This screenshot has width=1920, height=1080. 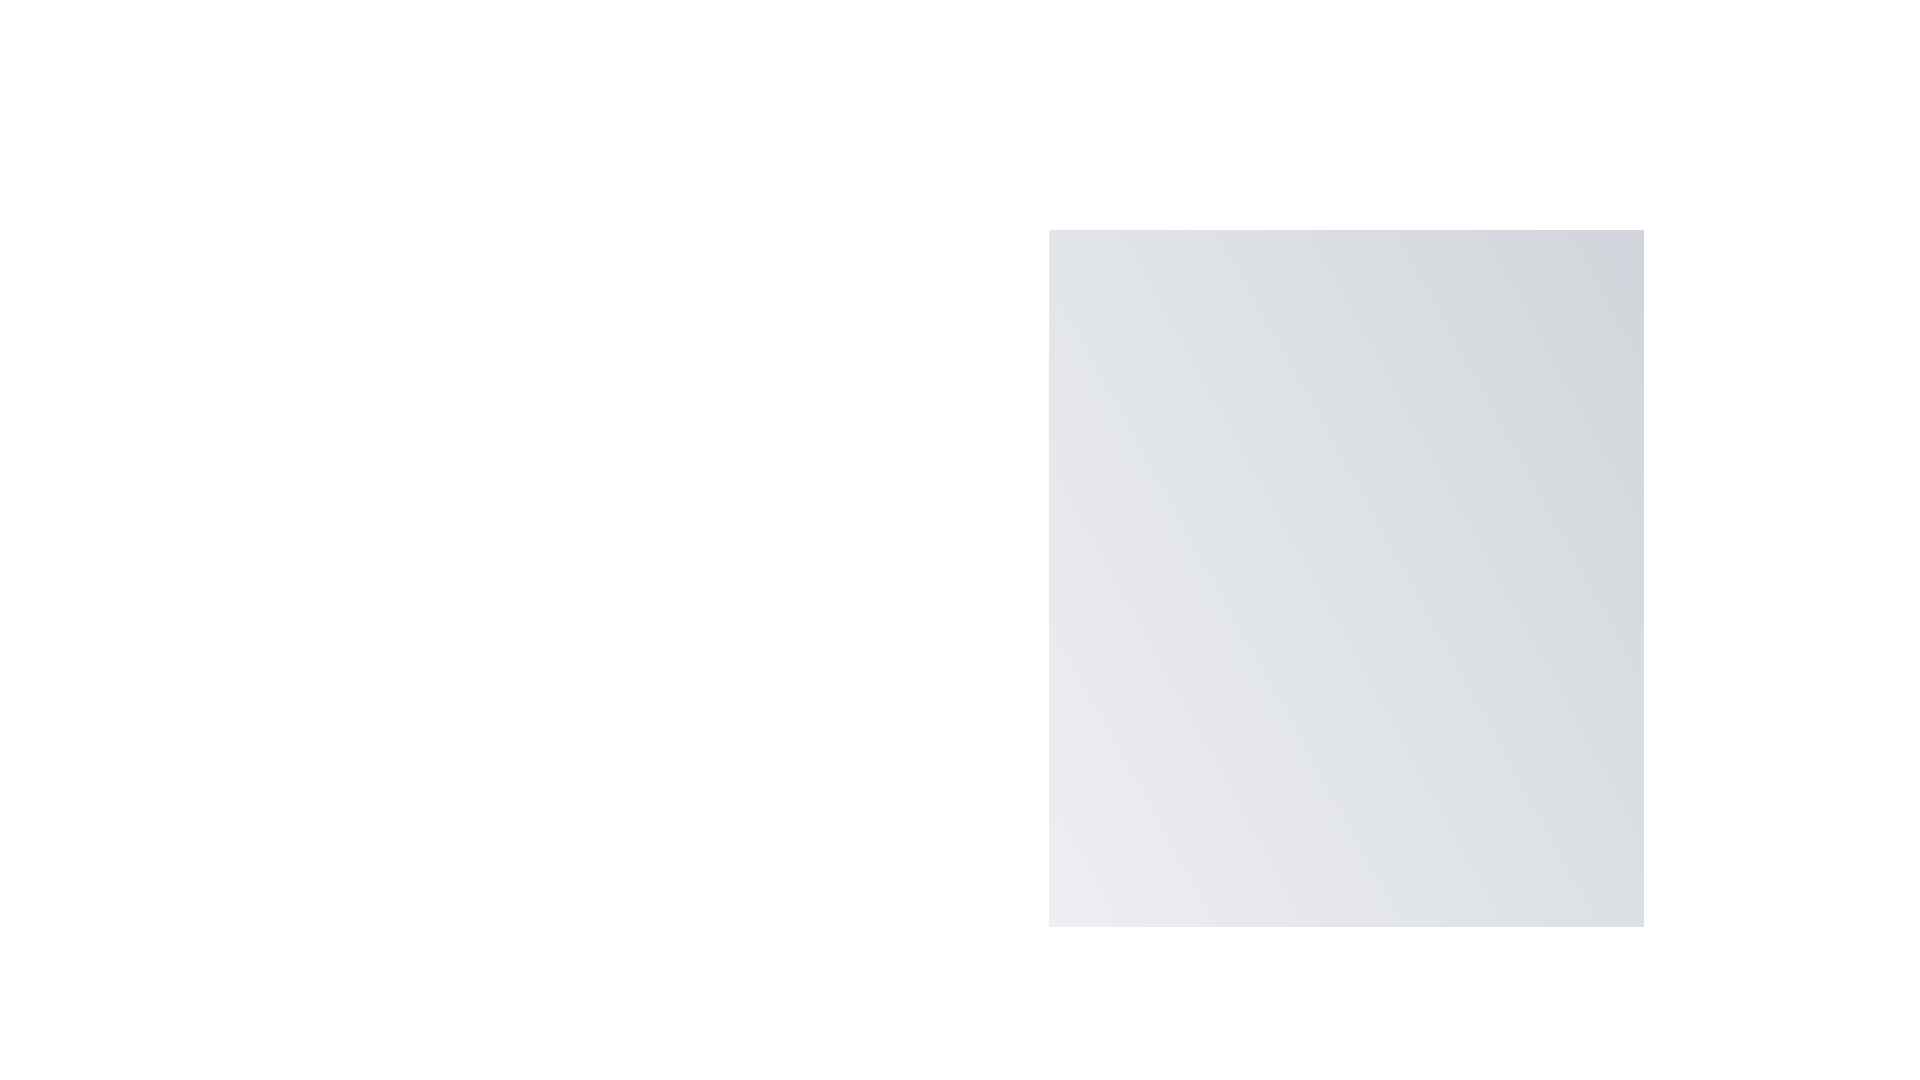 I want to click on main floating action button to toggle the menu, so click(x=1447, y=1036).